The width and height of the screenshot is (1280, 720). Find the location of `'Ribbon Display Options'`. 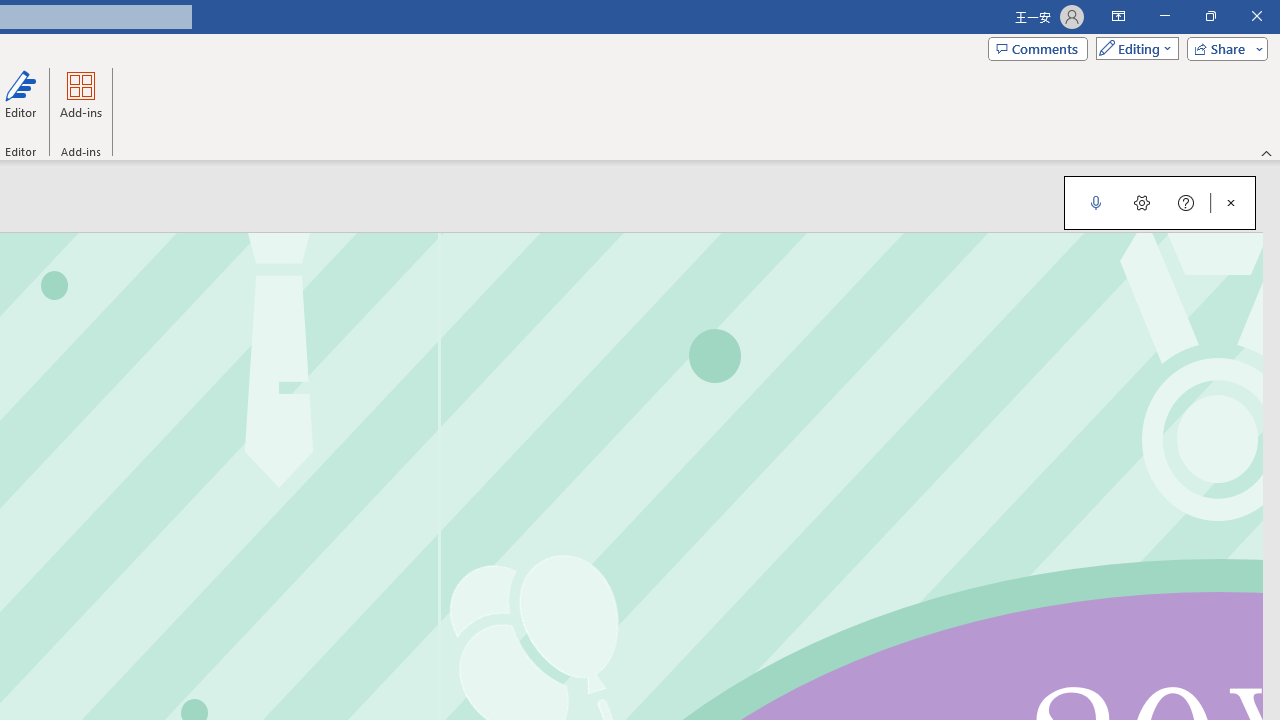

'Ribbon Display Options' is located at coordinates (1117, 16).